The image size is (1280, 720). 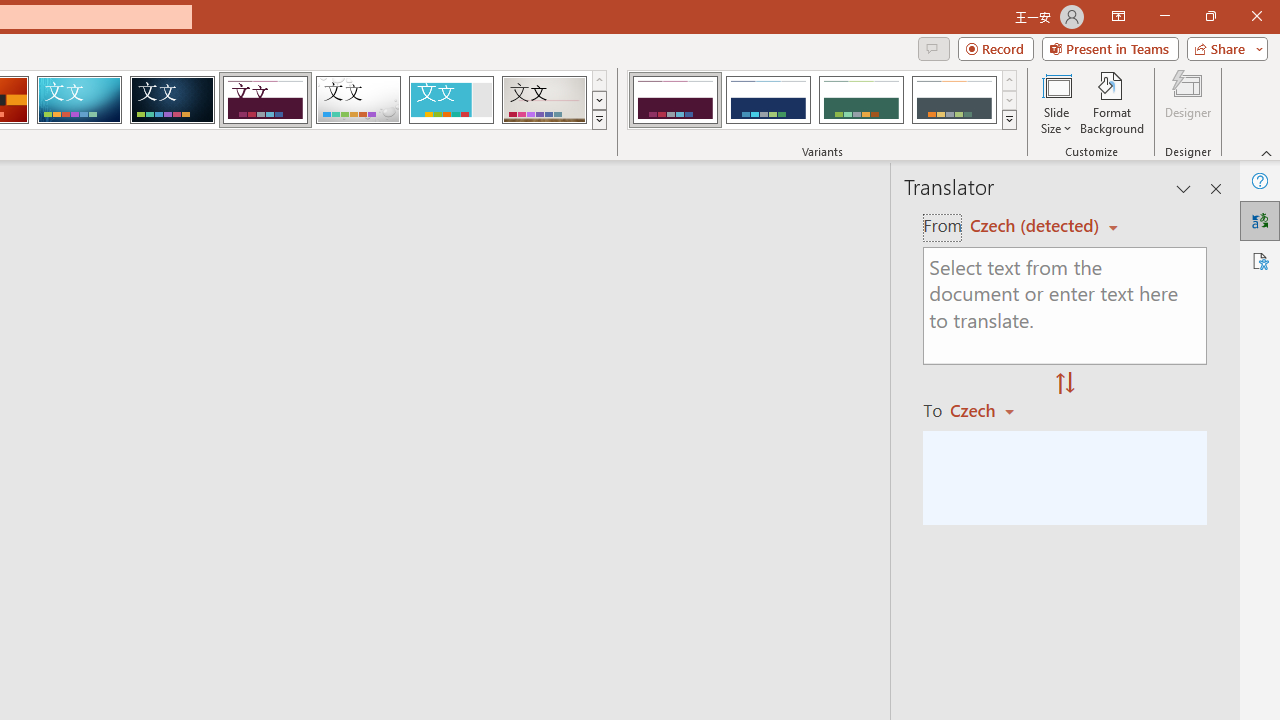 What do you see at coordinates (358, 100) in the screenshot?
I see `'Droplet'` at bounding box center [358, 100].